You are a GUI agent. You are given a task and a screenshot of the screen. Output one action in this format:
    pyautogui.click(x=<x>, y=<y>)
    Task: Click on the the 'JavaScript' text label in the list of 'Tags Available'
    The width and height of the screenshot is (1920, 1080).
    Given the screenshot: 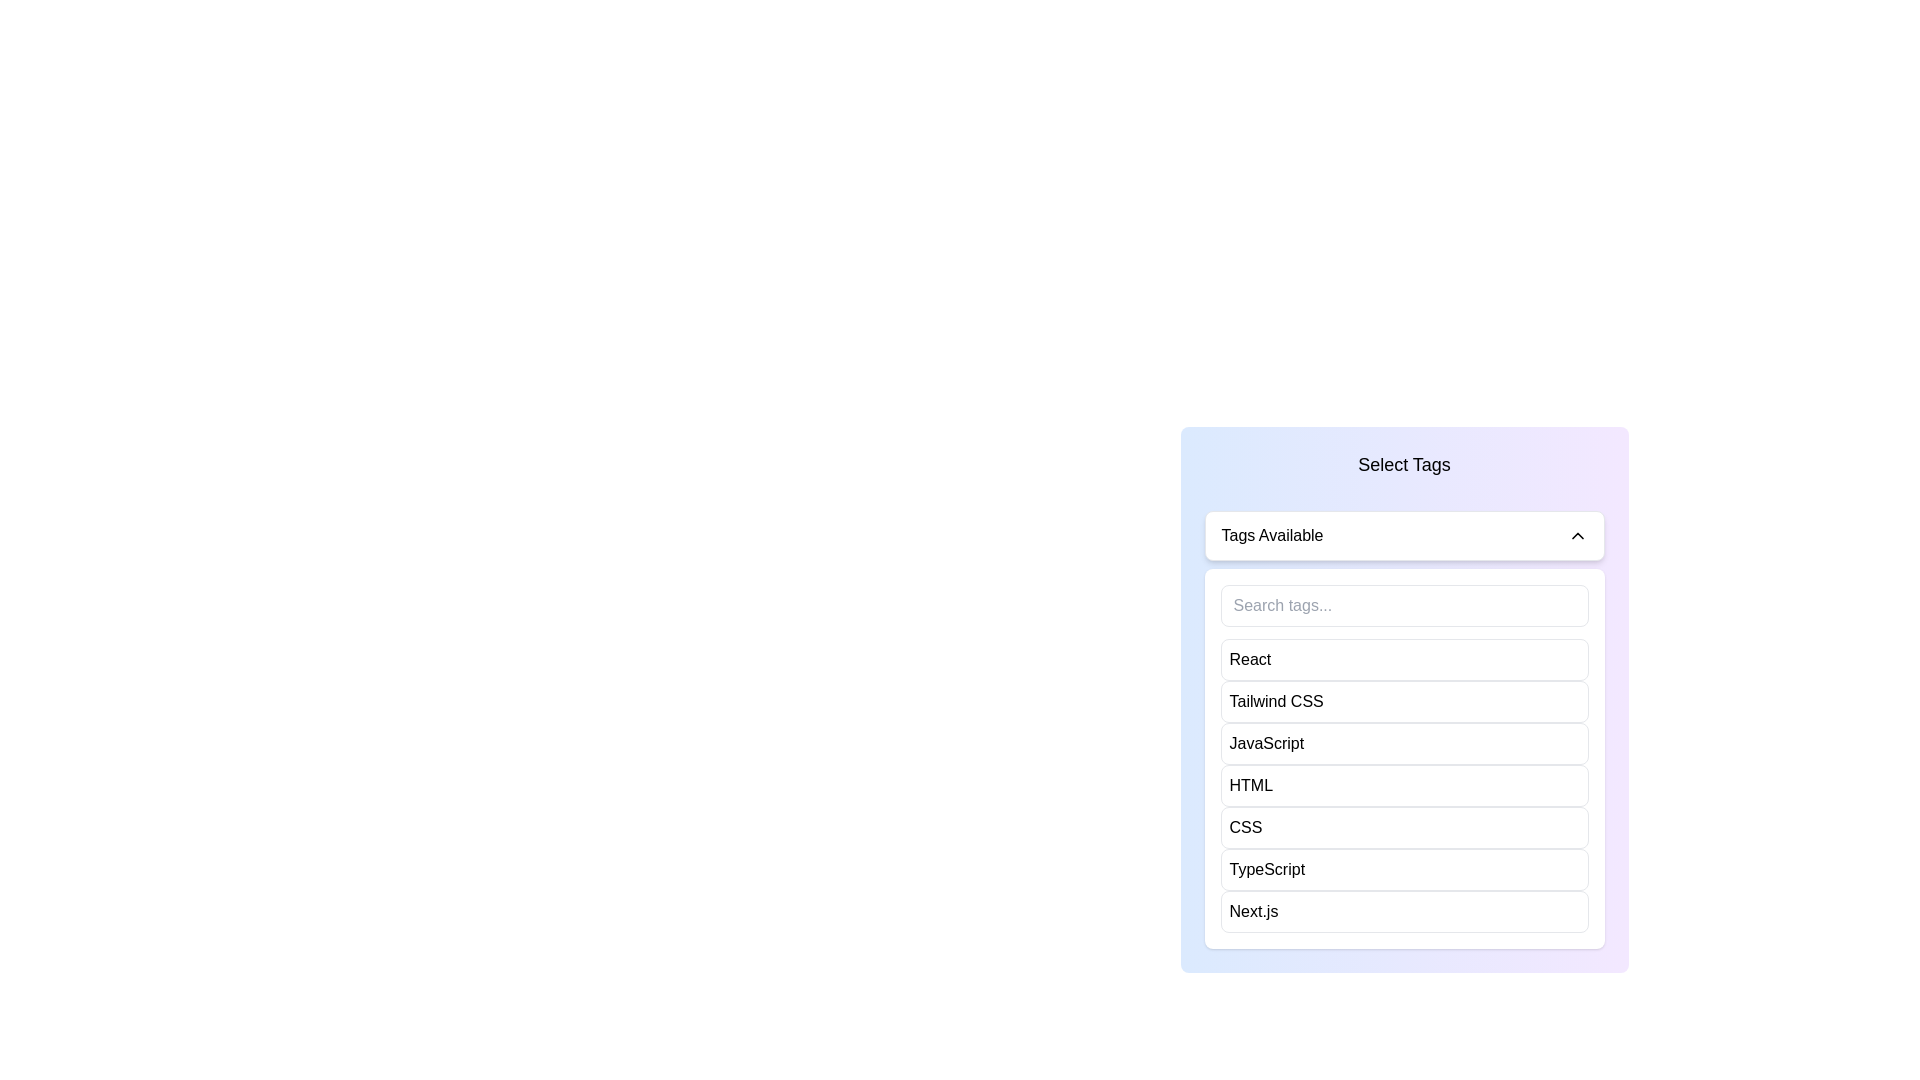 What is the action you would take?
    pyautogui.click(x=1265, y=744)
    